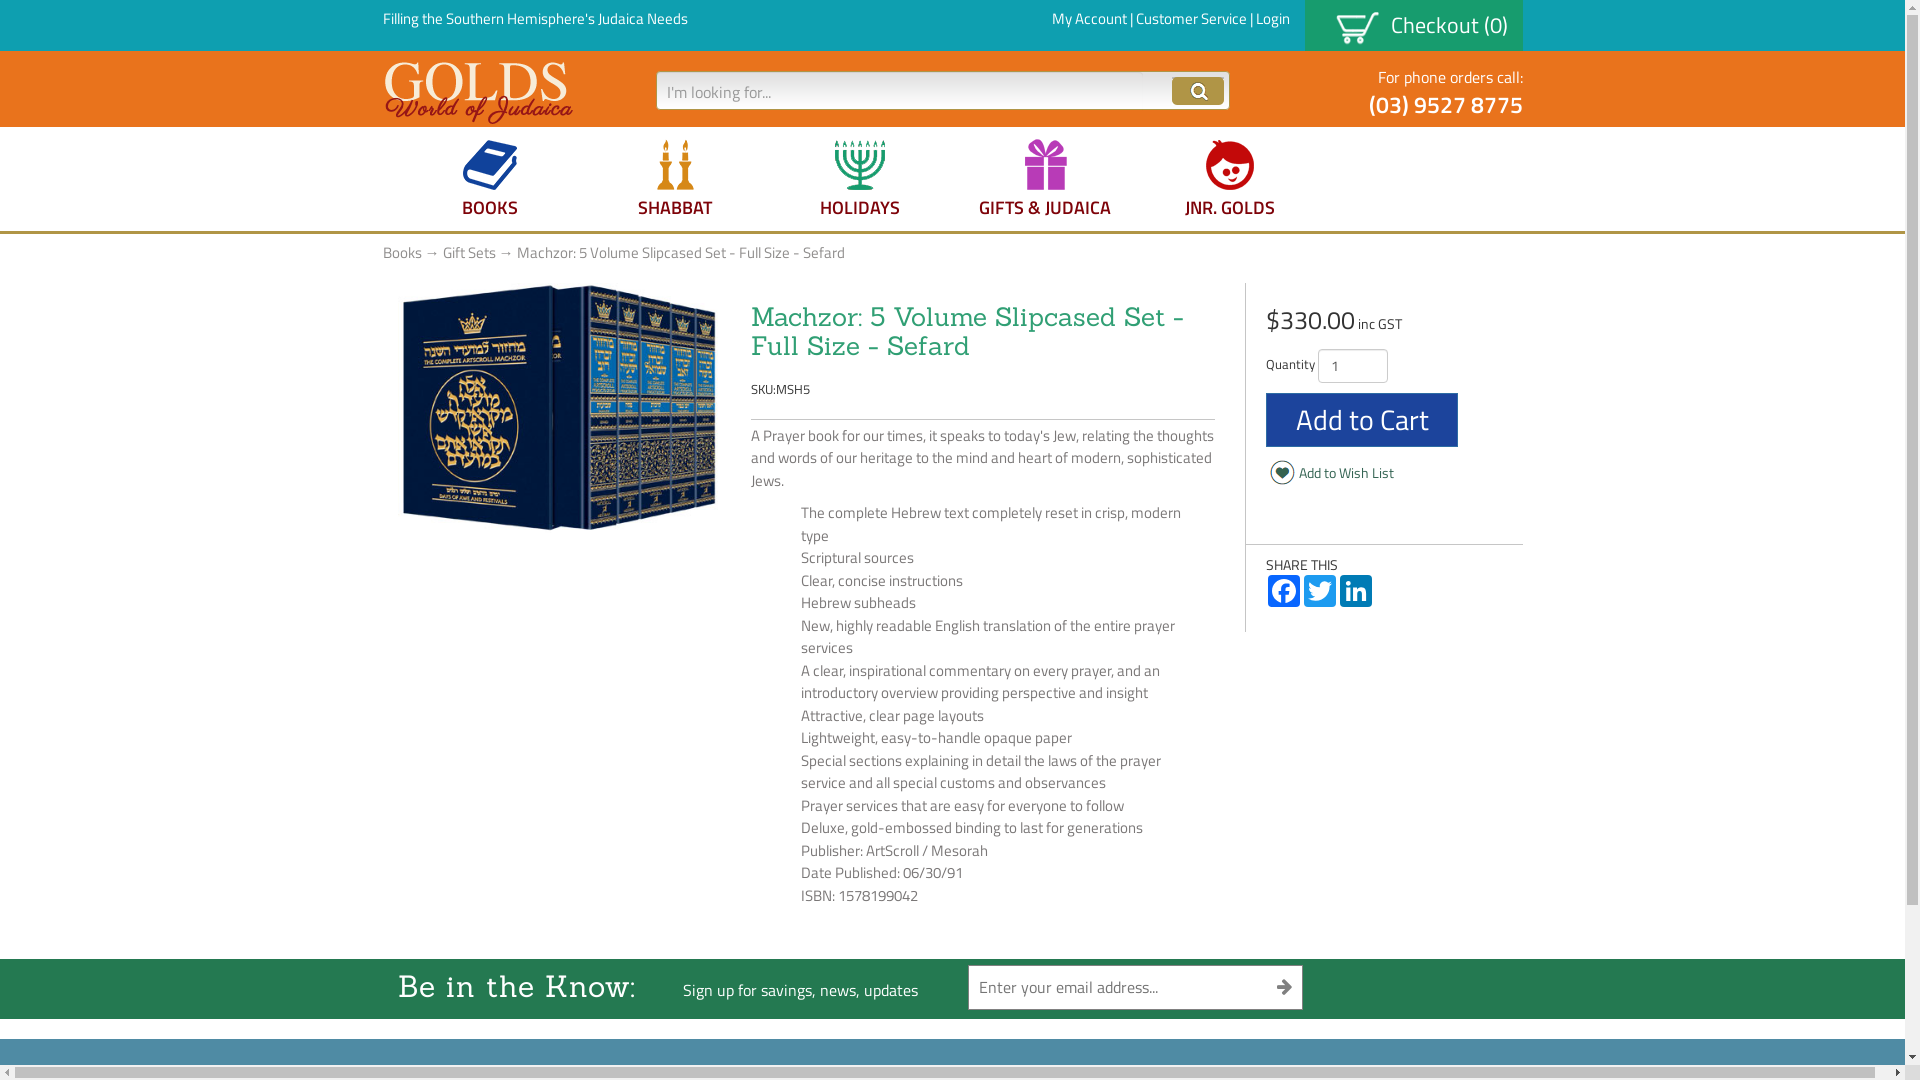 This screenshot has width=1920, height=1080. Describe the element at coordinates (1088, 18) in the screenshot. I see `'My Account'` at that location.